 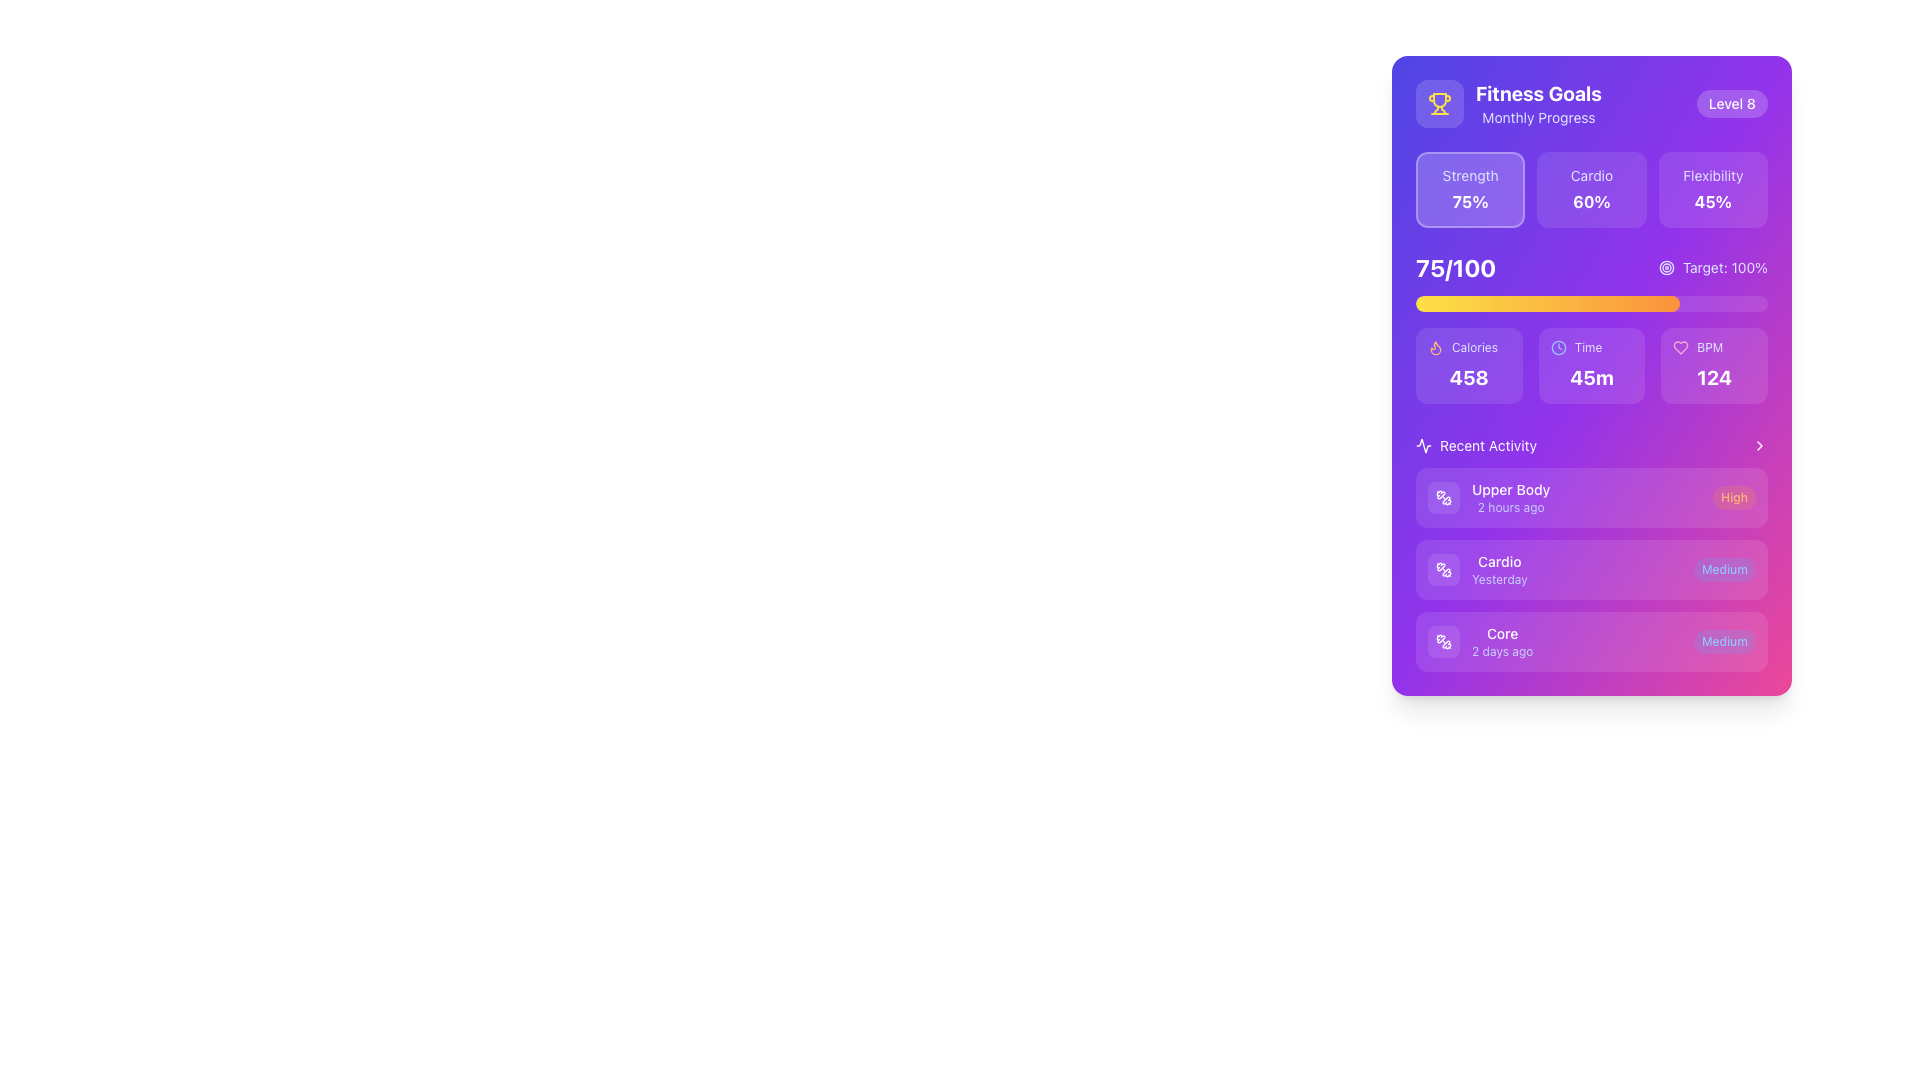 I want to click on the 'Upper Body' text label indicating recent activity in the 'Recent Activity' list, so click(x=1511, y=489).